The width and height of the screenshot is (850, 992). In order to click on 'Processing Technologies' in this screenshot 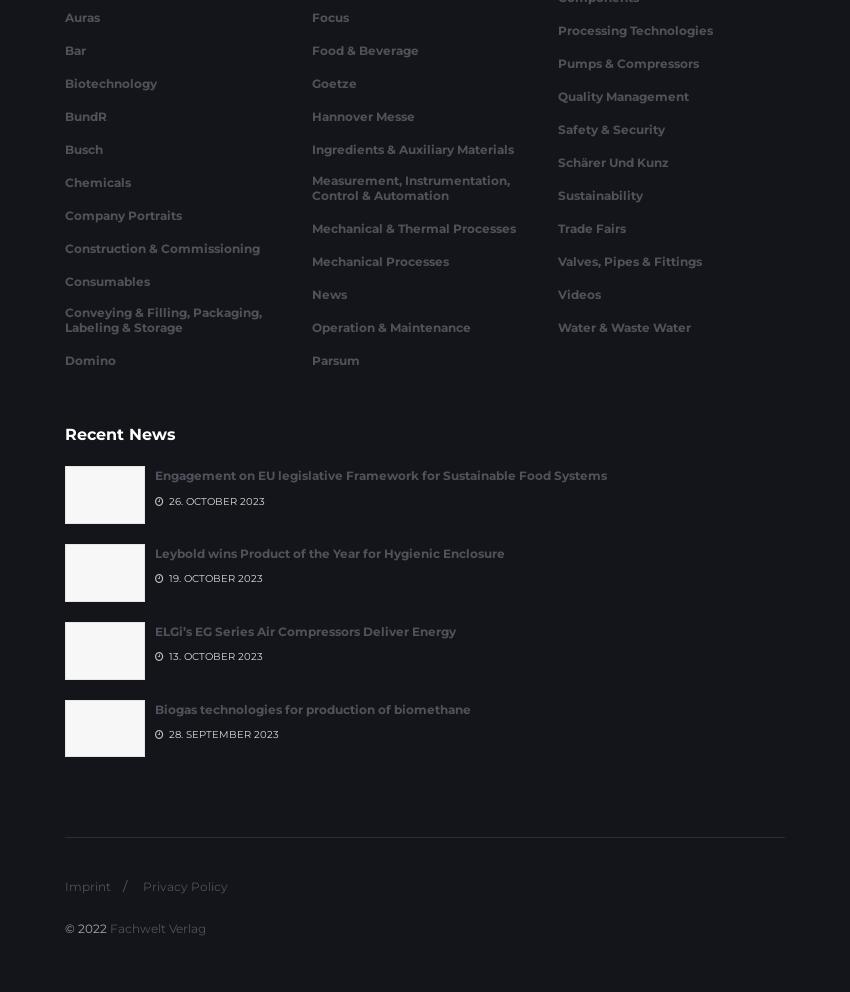, I will do `click(634, 137)`.